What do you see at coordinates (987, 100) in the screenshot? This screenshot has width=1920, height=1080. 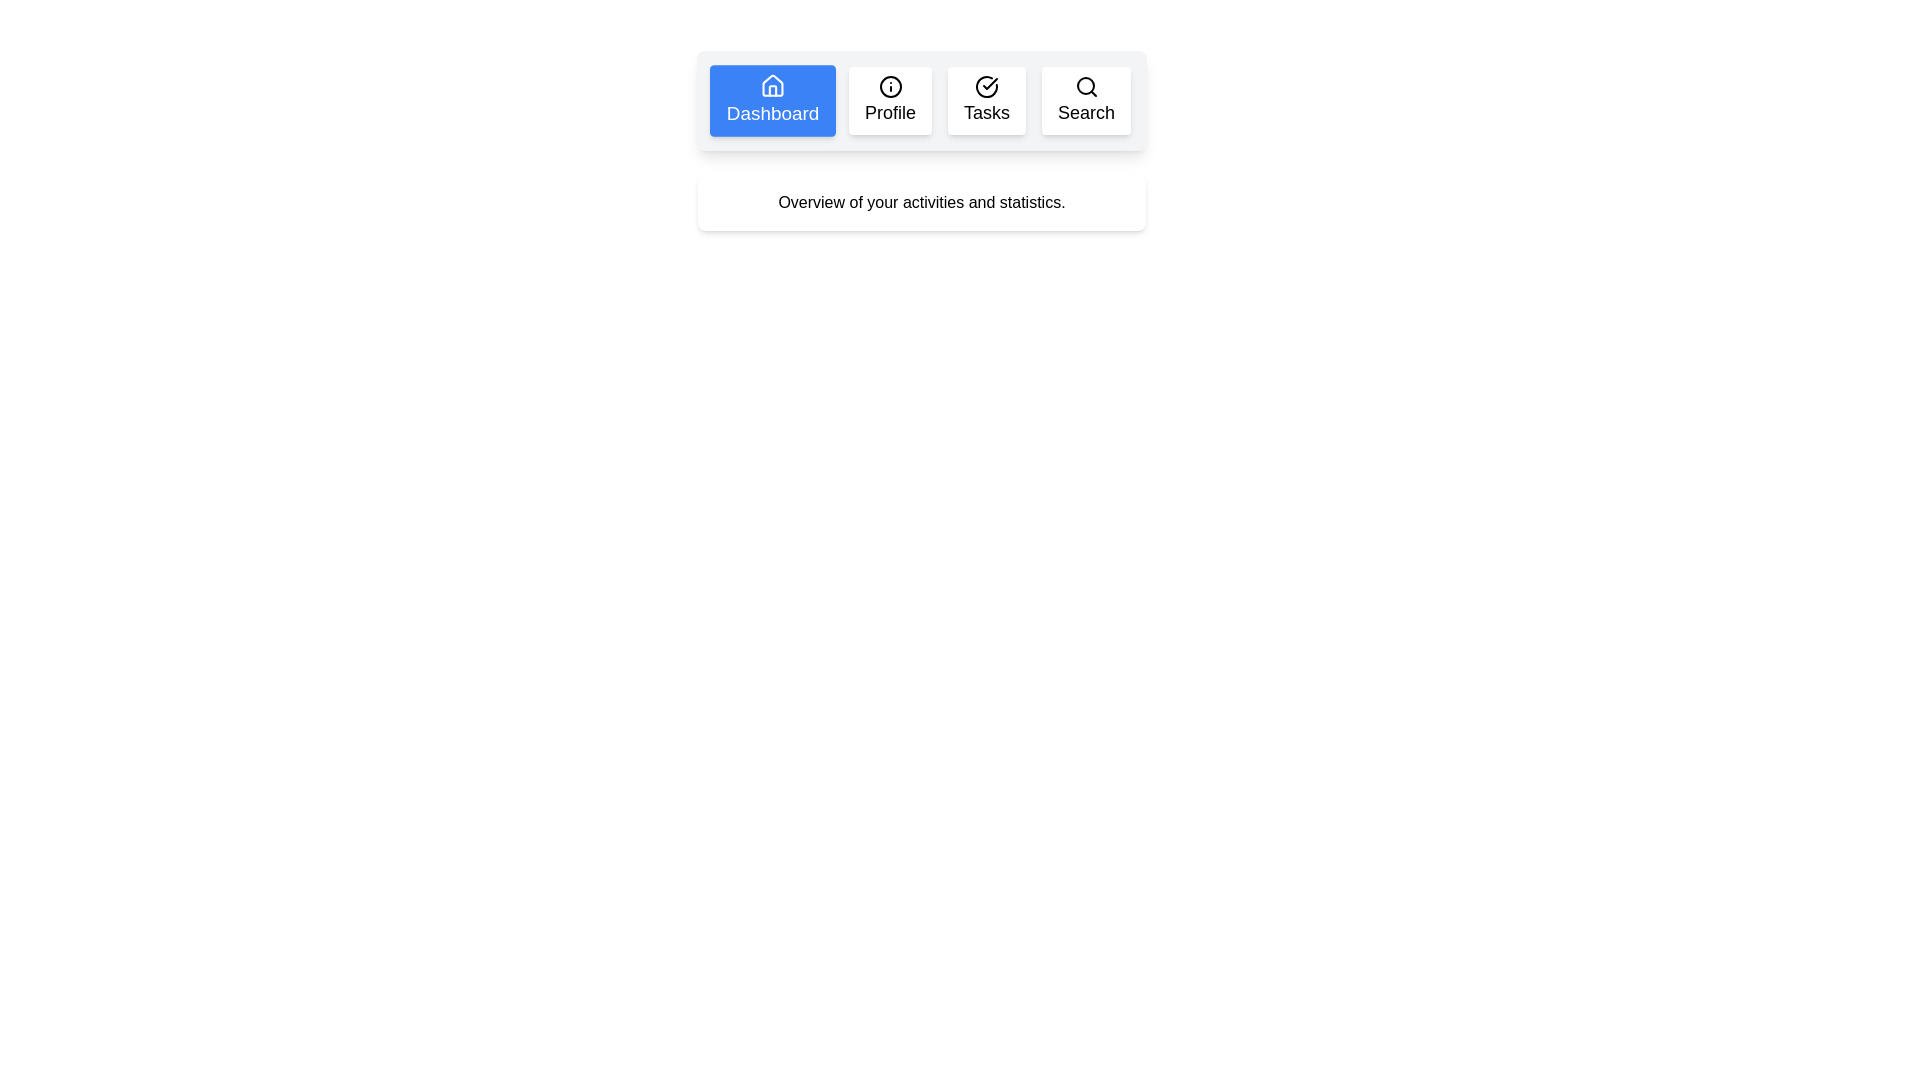 I see `the tab labeled Tasks` at bounding box center [987, 100].